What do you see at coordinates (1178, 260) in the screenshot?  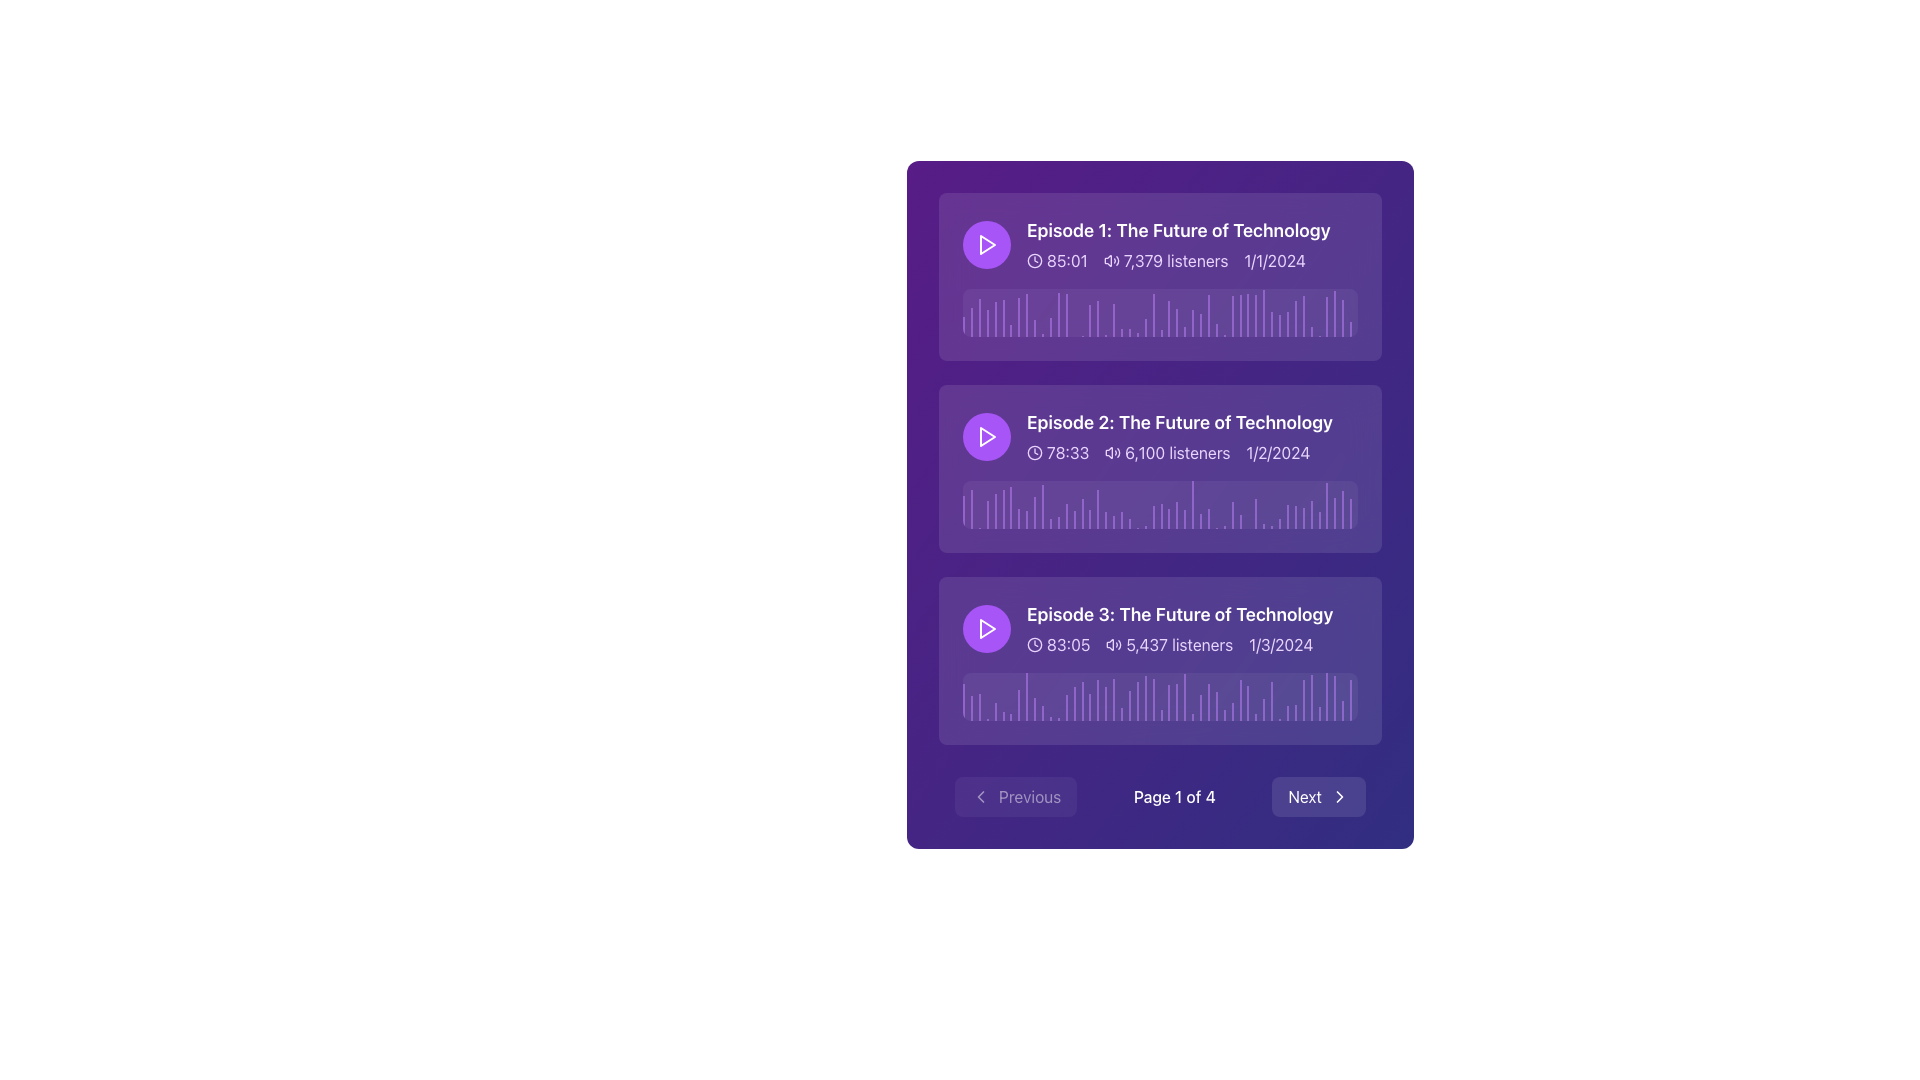 I see `informational text group below the title 'Episode 1: The Future of Technology', which includes the timestamp '85:01', listener count '7,379 listeners' with an audio icon, and the date '1/1/2024'` at bounding box center [1178, 260].